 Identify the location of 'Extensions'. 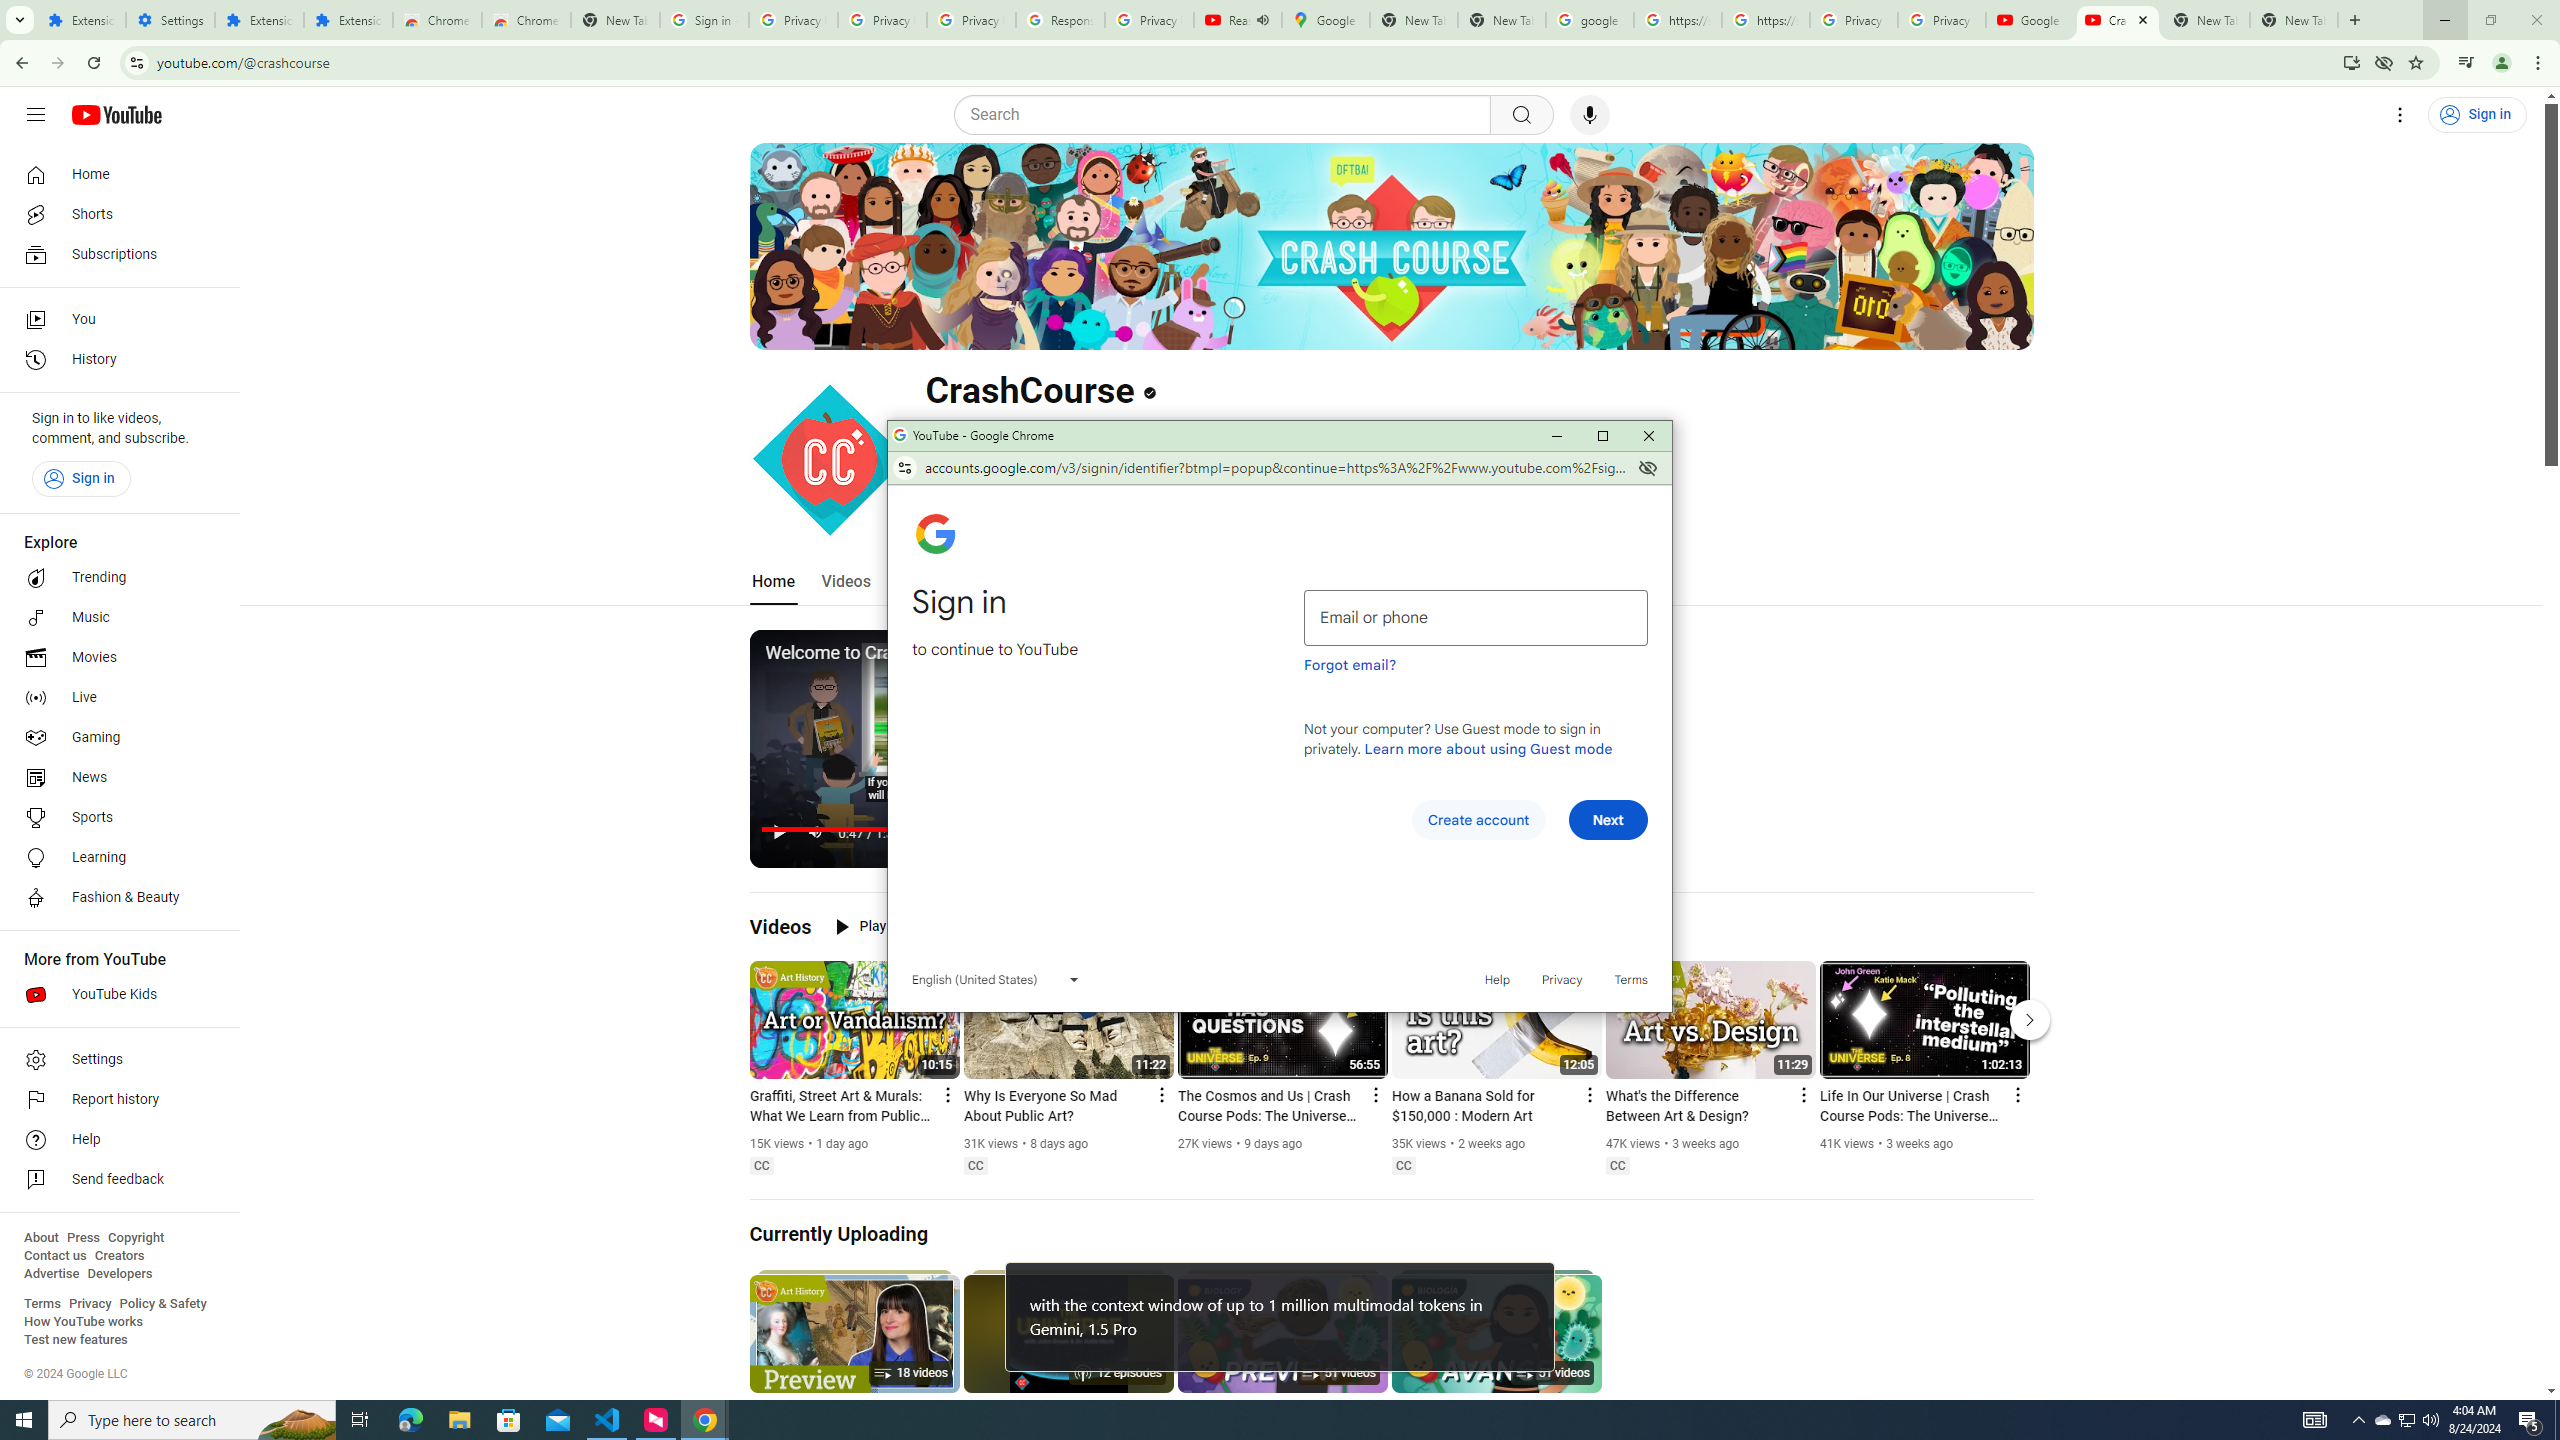
(257, 19).